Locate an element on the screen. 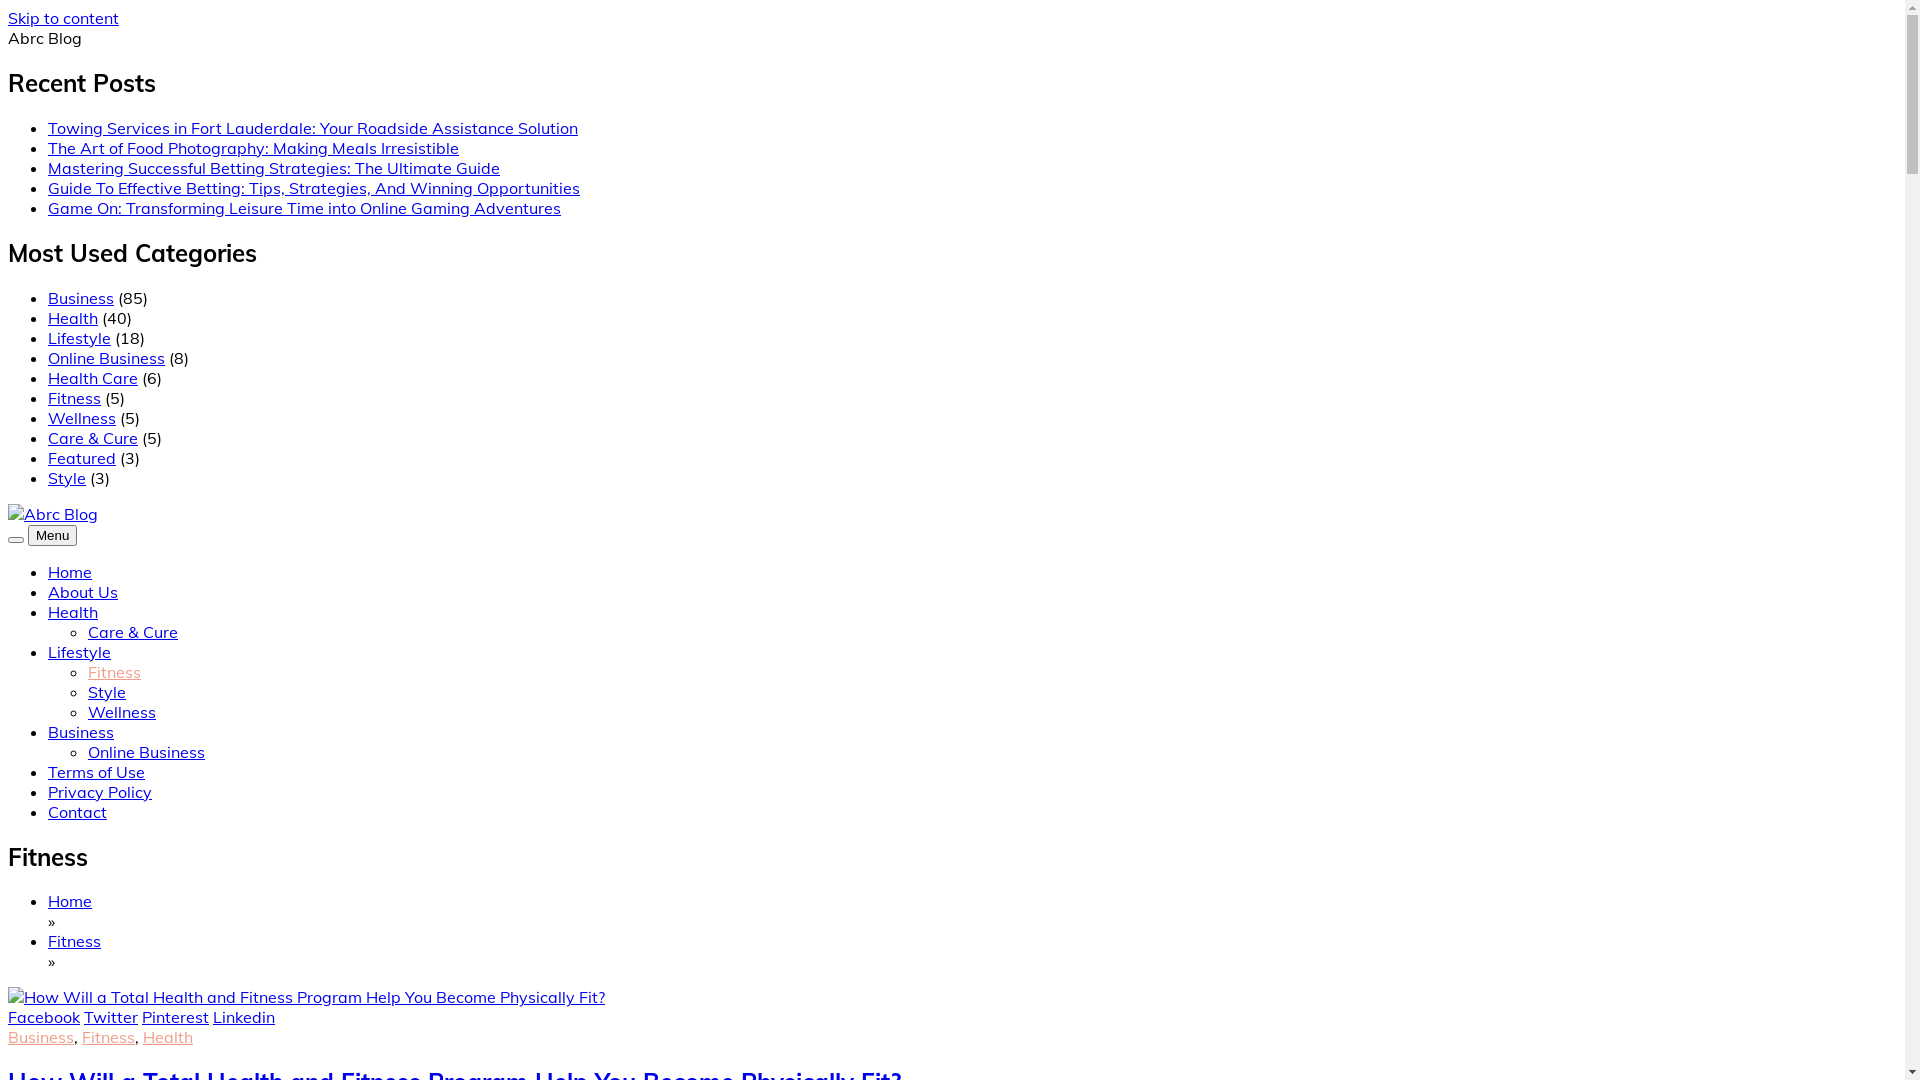 Image resolution: width=1920 pixels, height=1080 pixels. 'Terms of Use' is located at coordinates (95, 770).